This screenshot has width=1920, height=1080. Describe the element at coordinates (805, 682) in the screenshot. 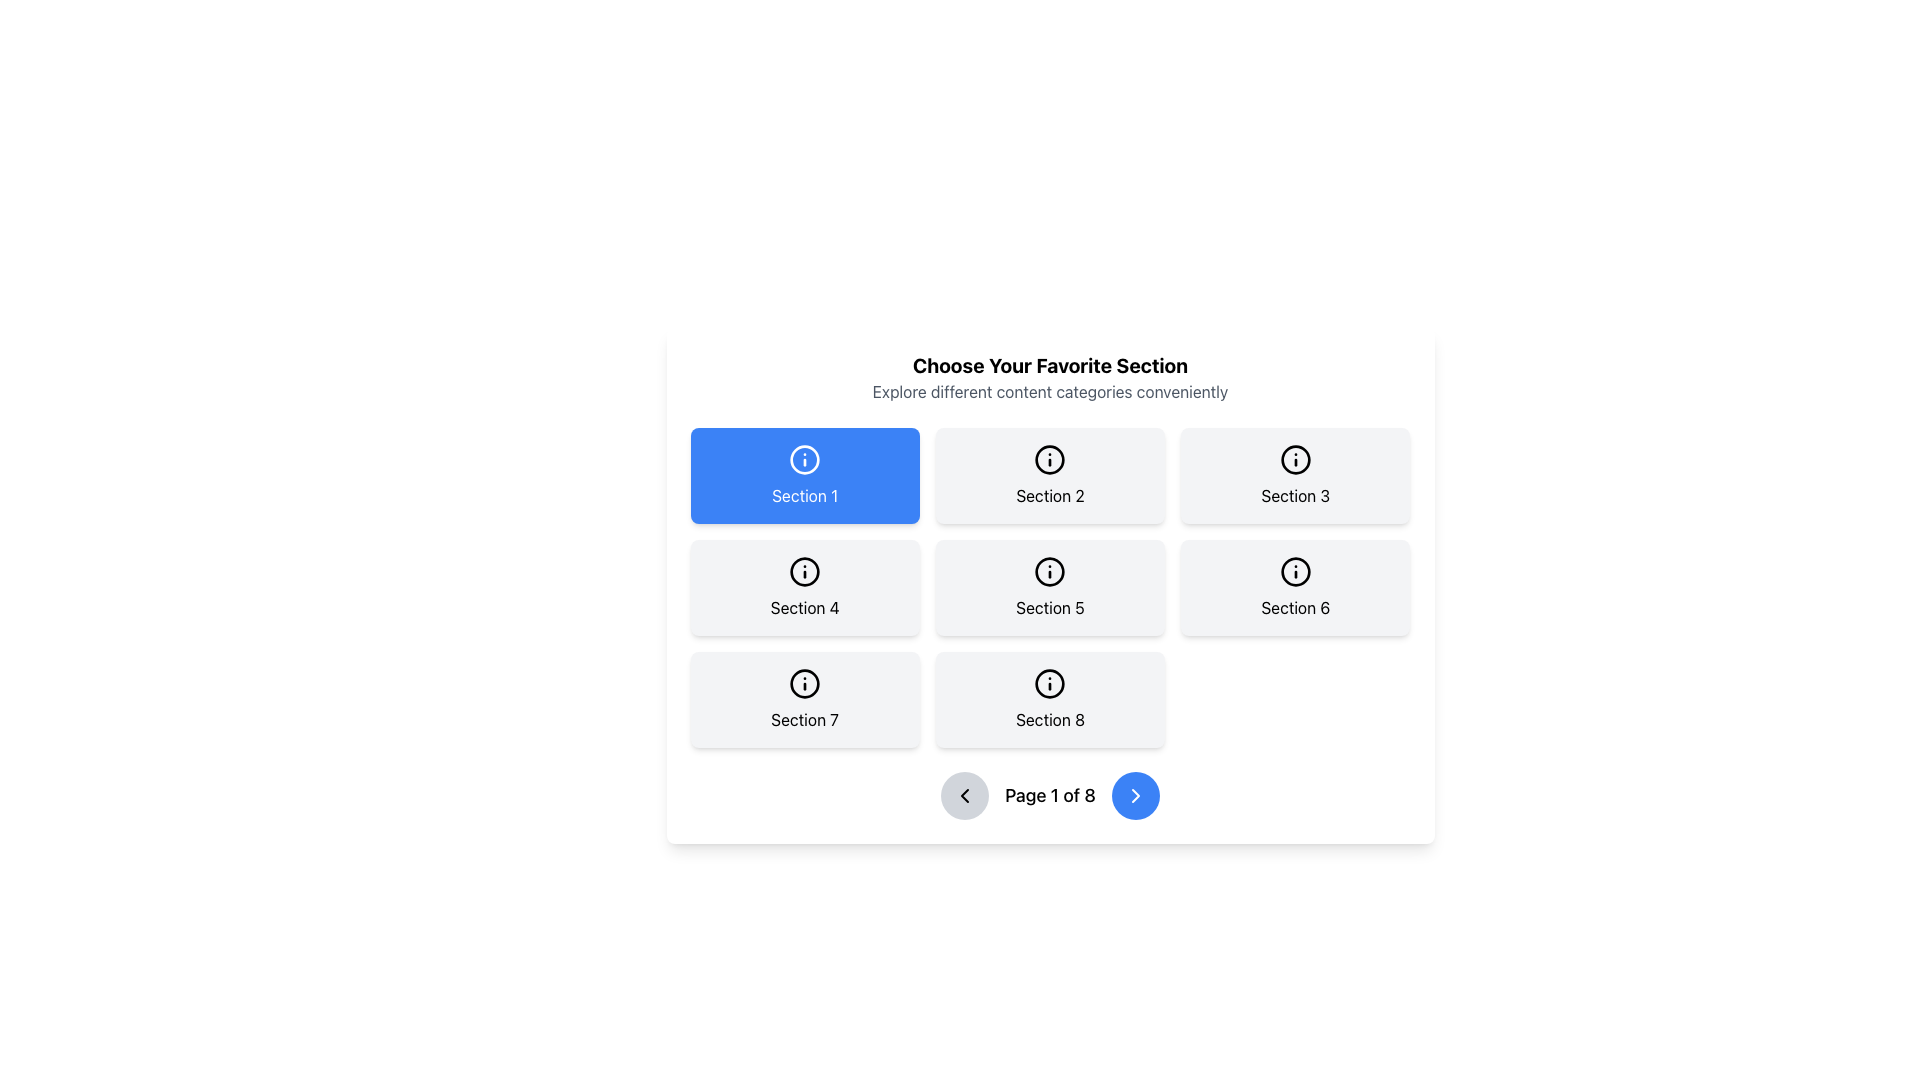

I see `the circular information icon with a lowercase 'i' located in the 'Section 7' component of the 'Choose Your Favorite Section' interface` at that location.